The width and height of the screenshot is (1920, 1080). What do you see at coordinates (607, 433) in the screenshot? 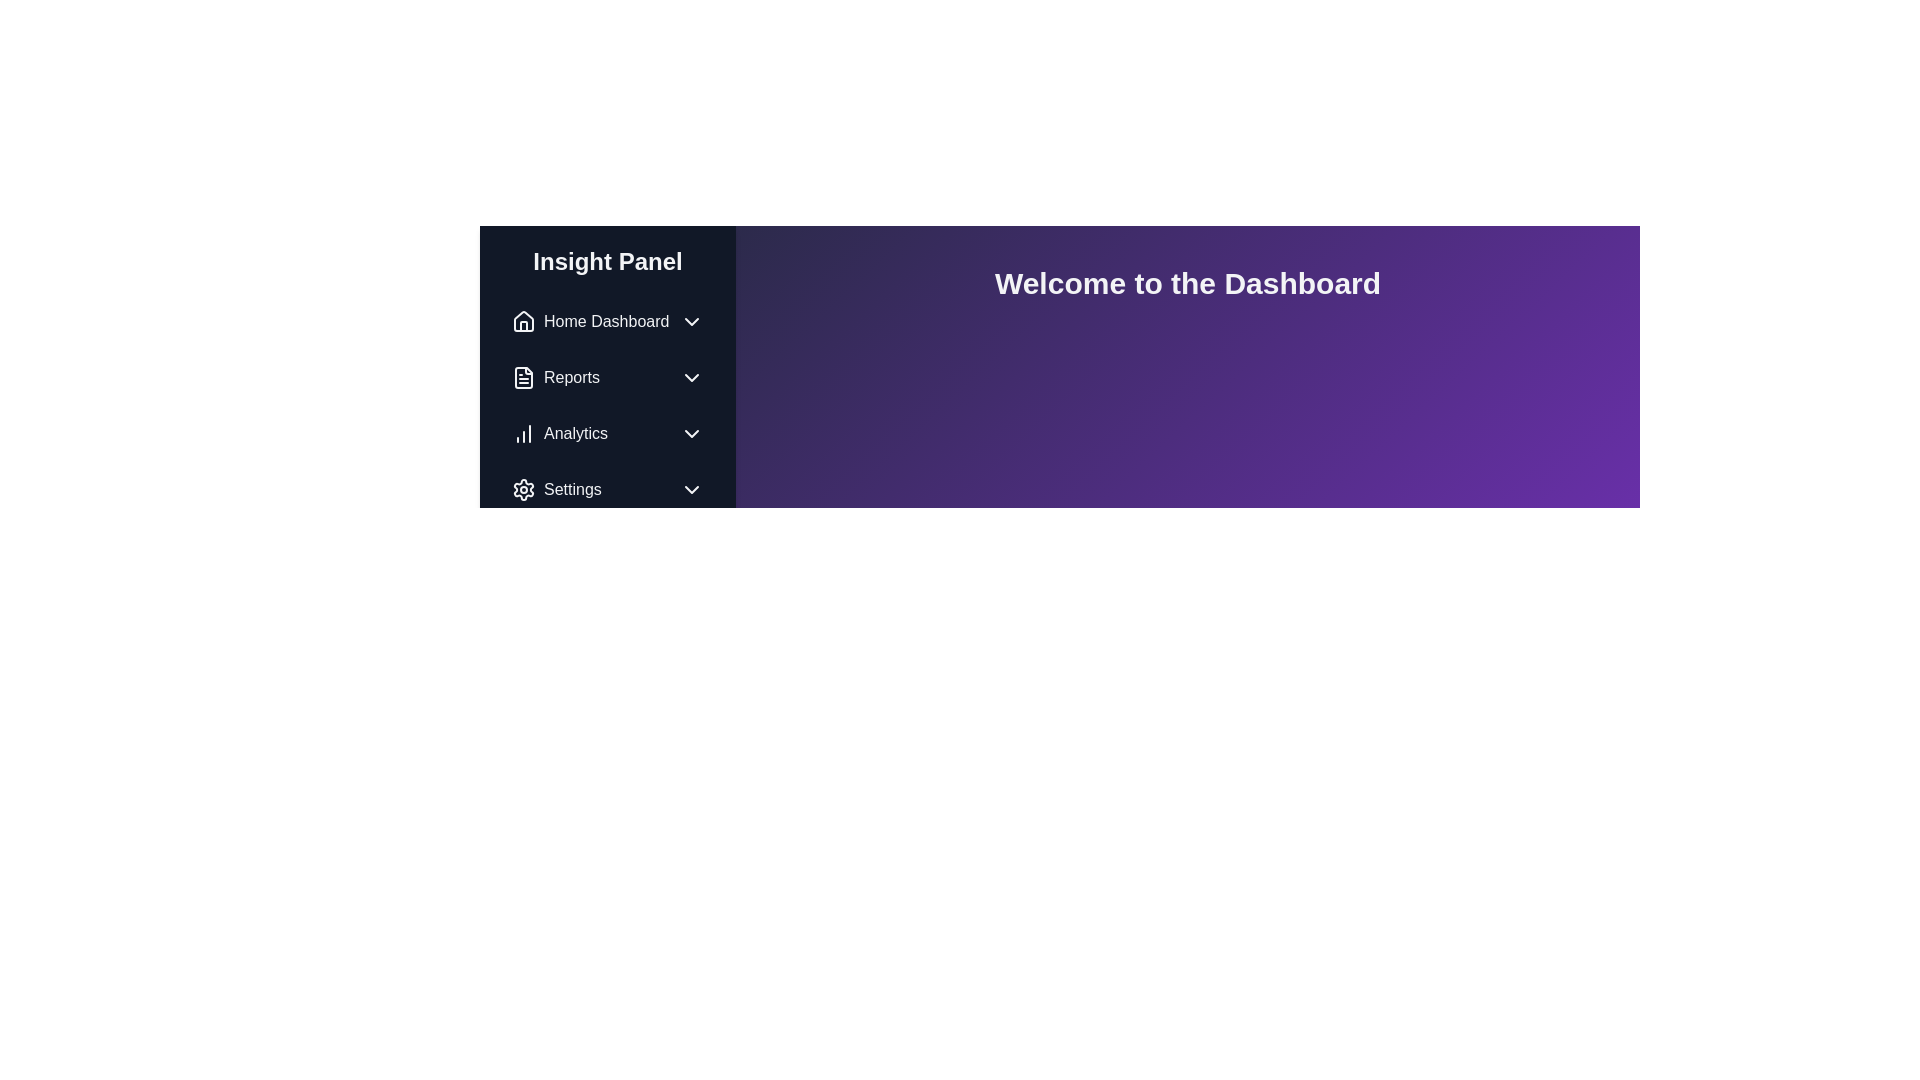
I see `the third button in the vertical stack of navigation options on the left panel` at bounding box center [607, 433].